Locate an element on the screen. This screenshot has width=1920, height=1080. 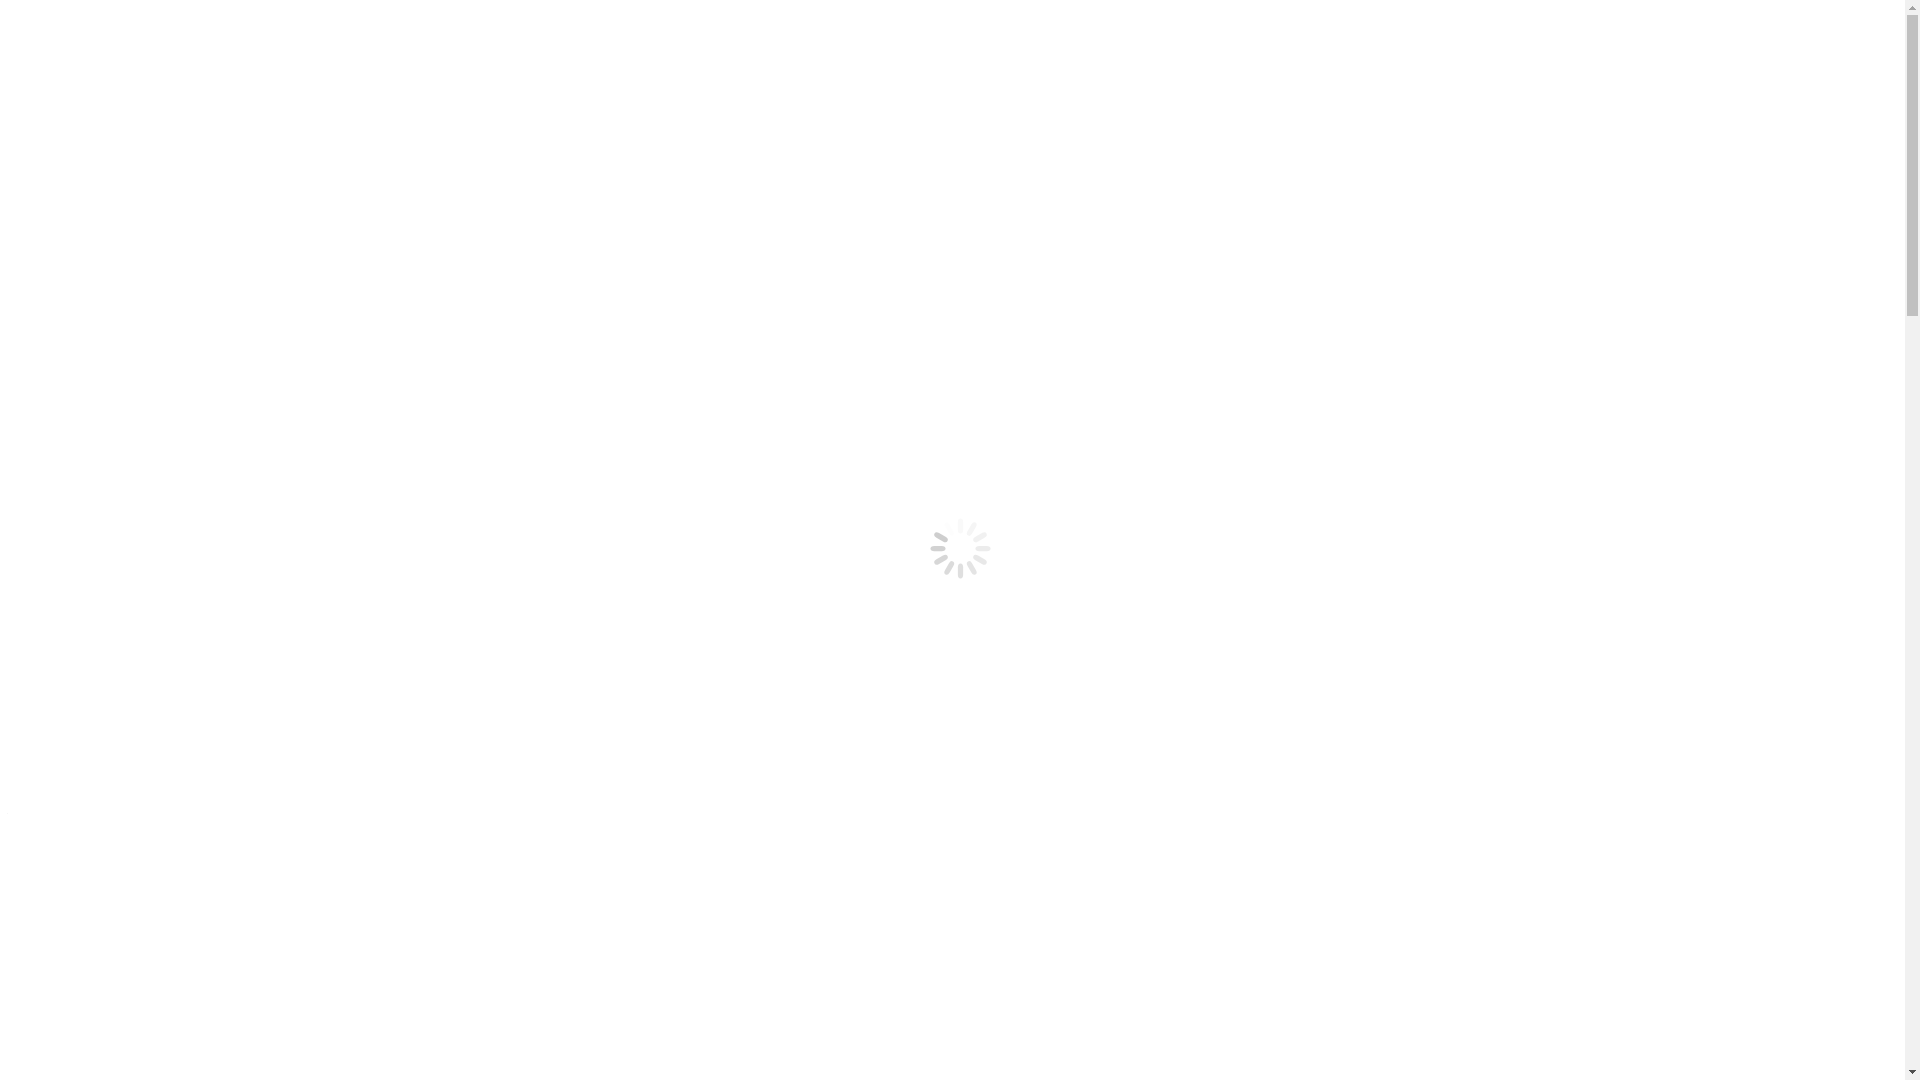
'Matt Makens Weather' is located at coordinates (117, 235).